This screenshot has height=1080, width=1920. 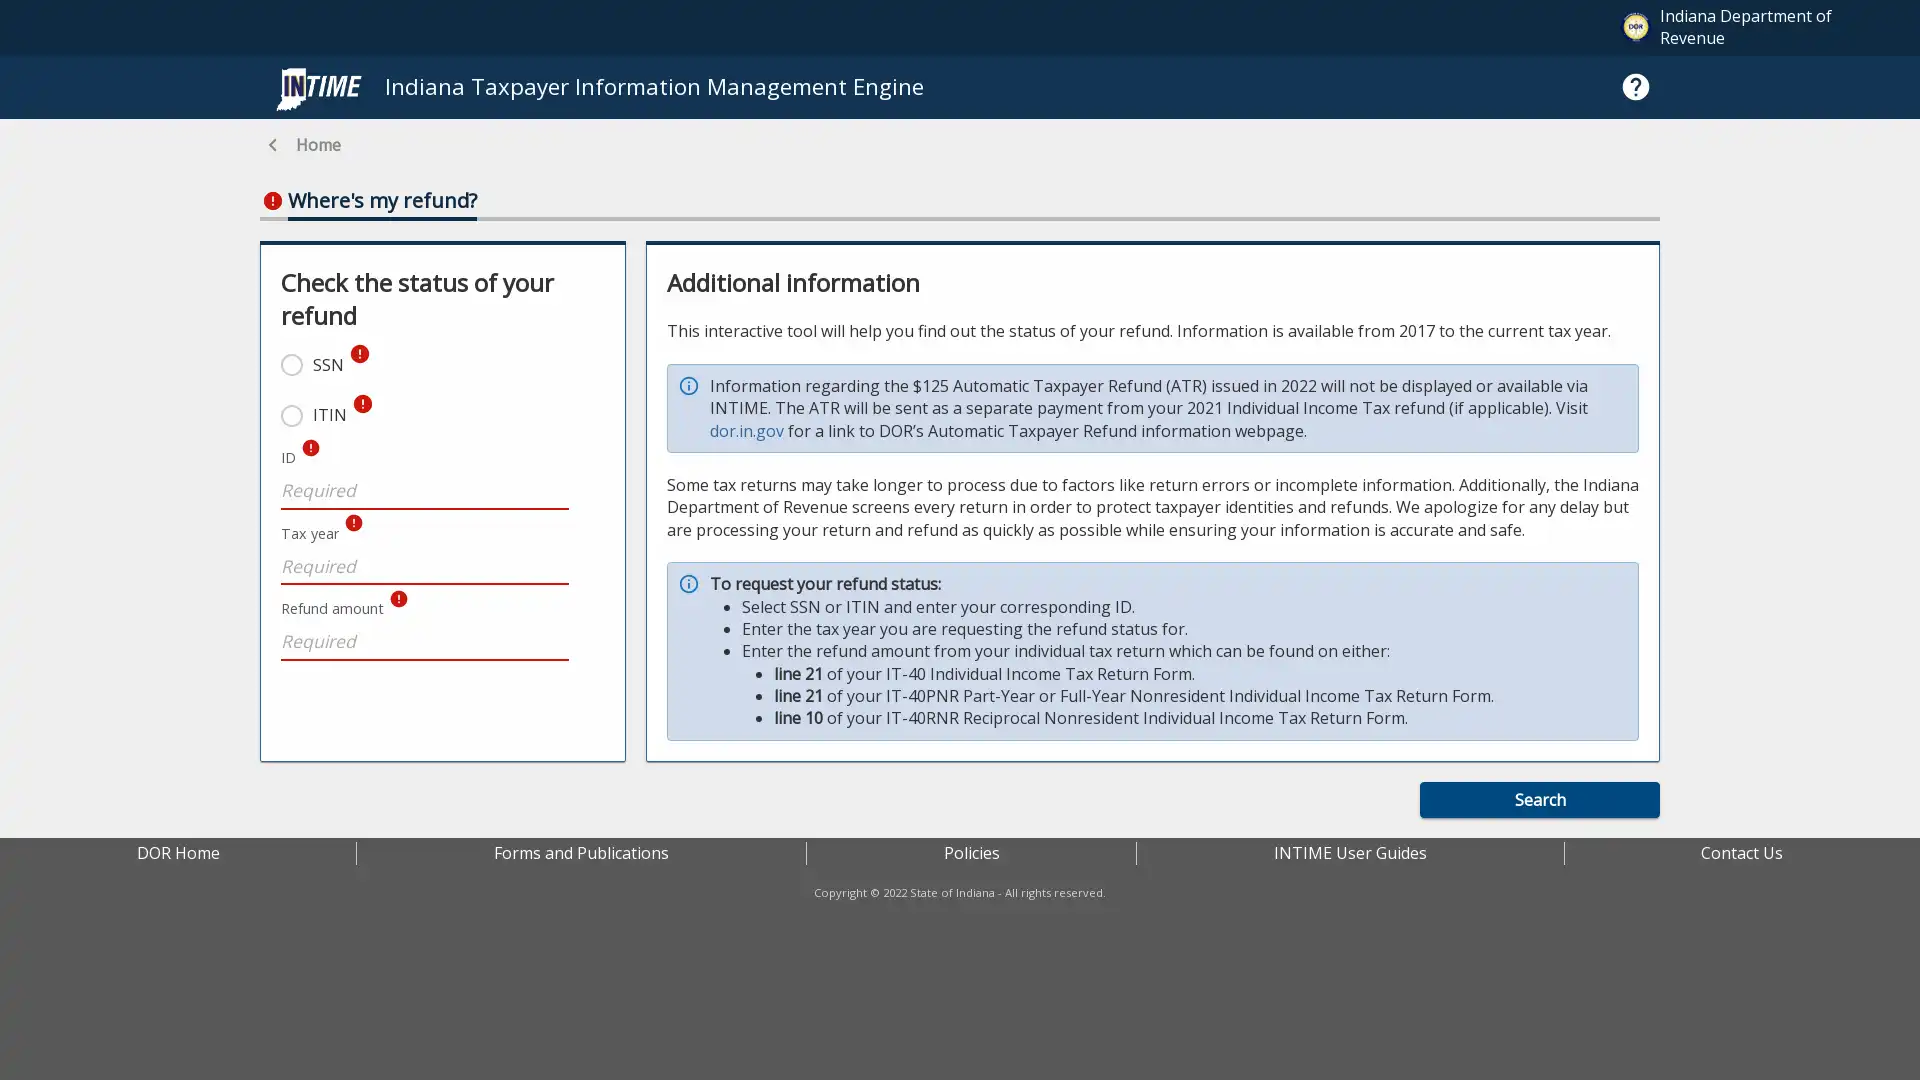 What do you see at coordinates (1539, 798) in the screenshot?
I see `Search` at bounding box center [1539, 798].